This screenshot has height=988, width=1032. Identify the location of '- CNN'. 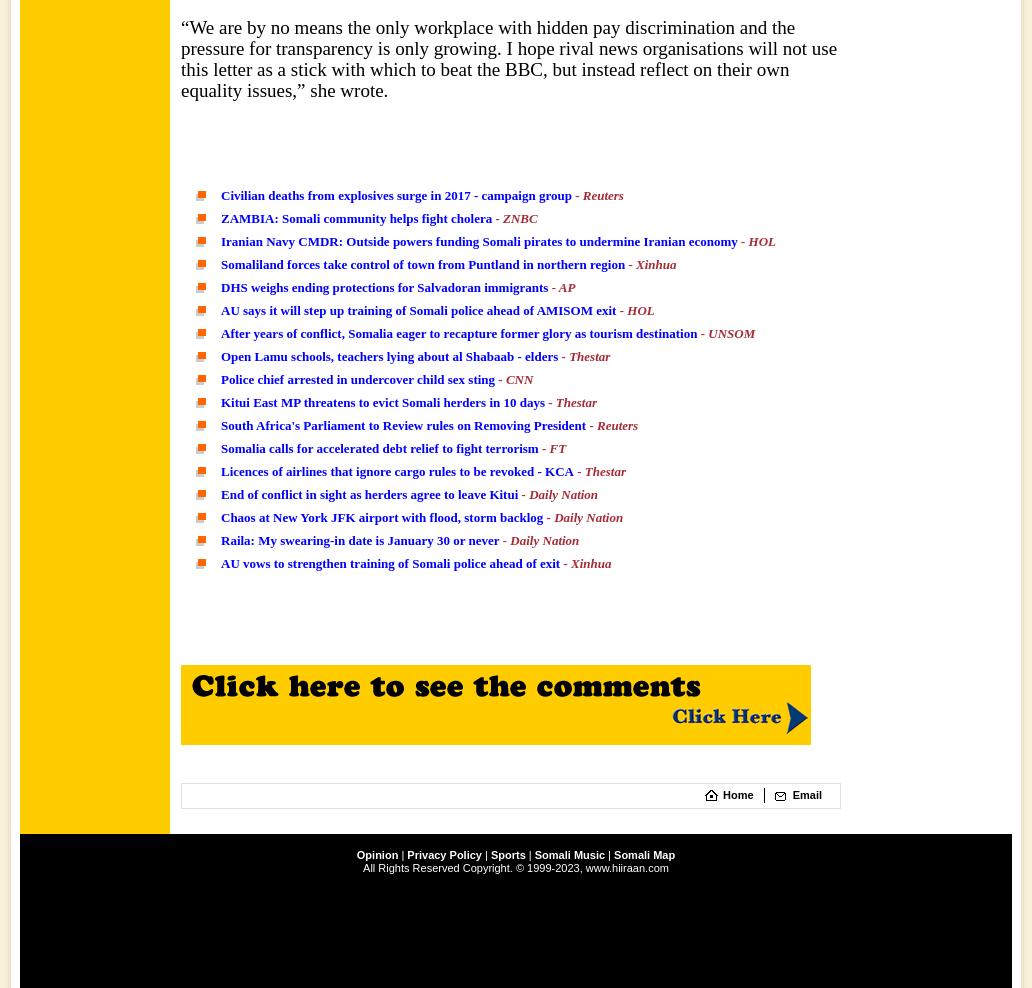
(513, 378).